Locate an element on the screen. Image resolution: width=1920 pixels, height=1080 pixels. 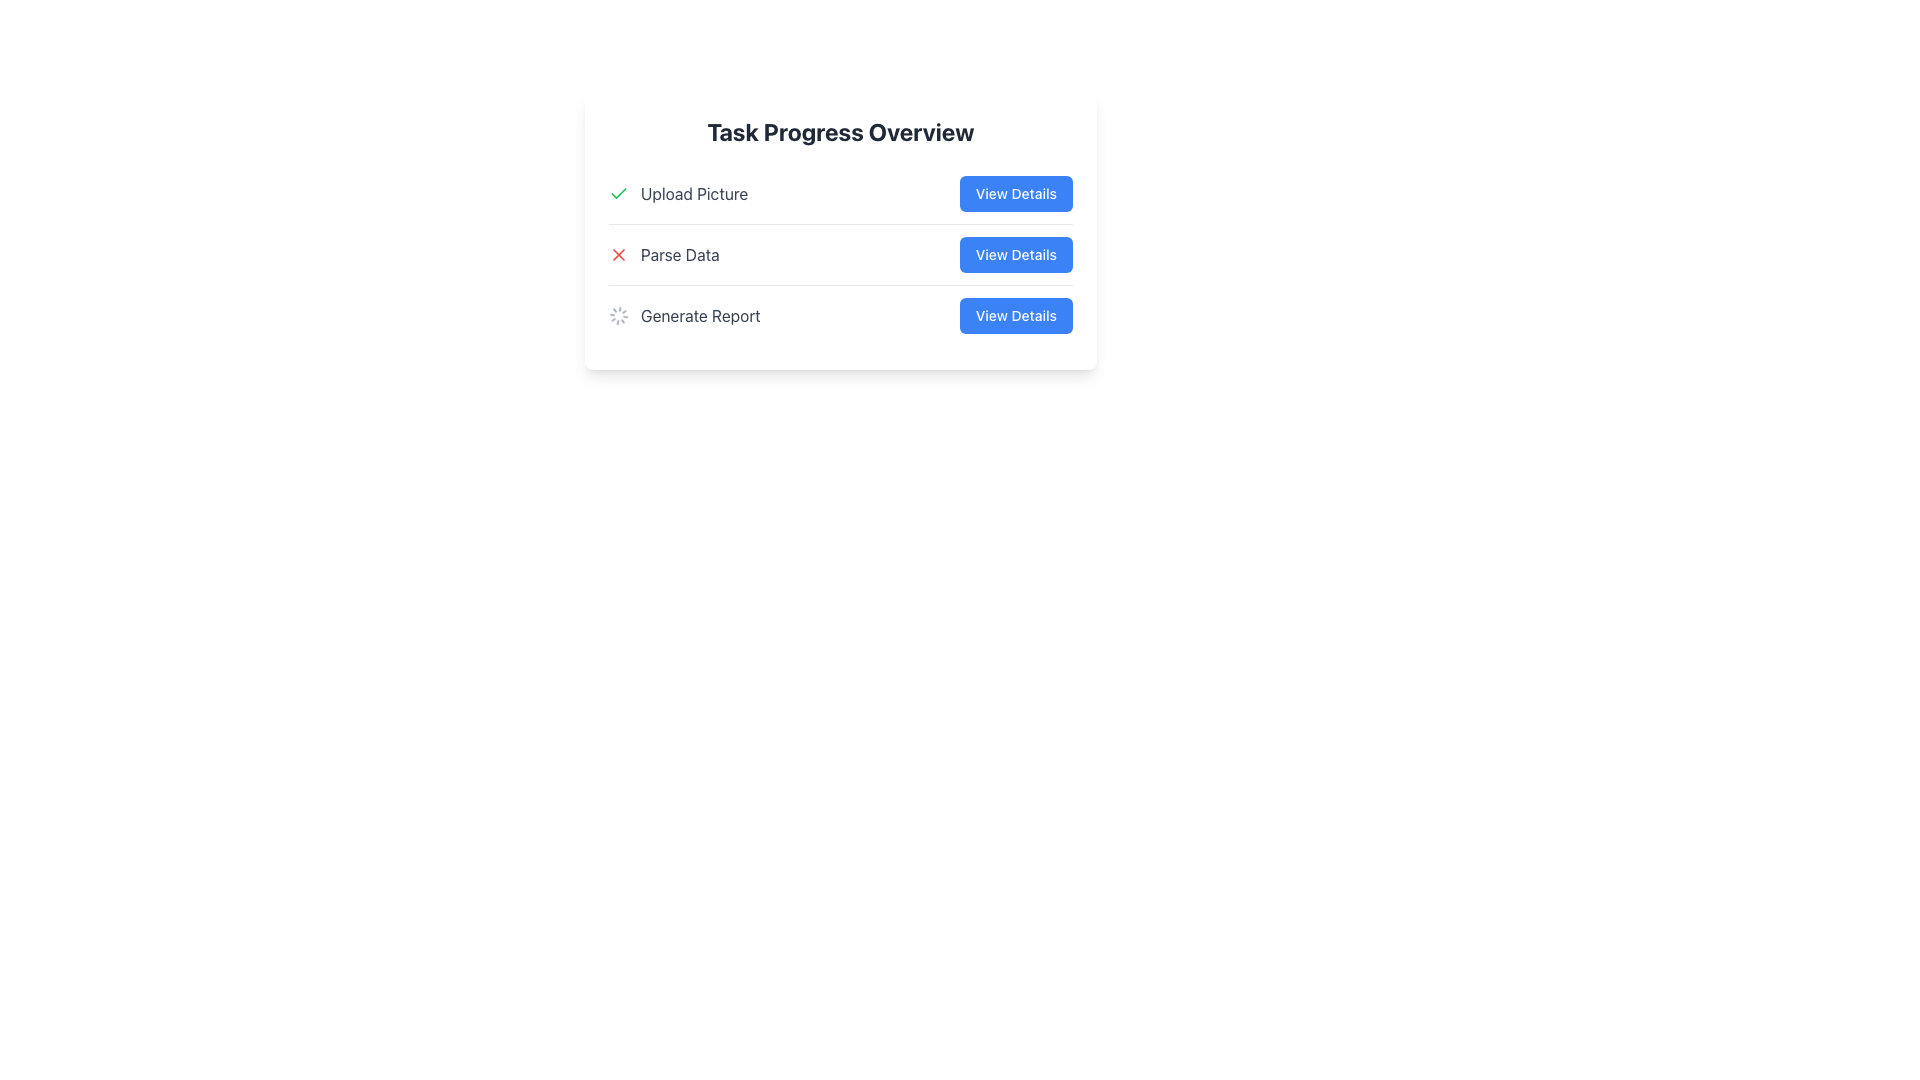
the actionable button aligned to the far-right within the row containing the text 'Parse Data' is located at coordinates (1016, 253).